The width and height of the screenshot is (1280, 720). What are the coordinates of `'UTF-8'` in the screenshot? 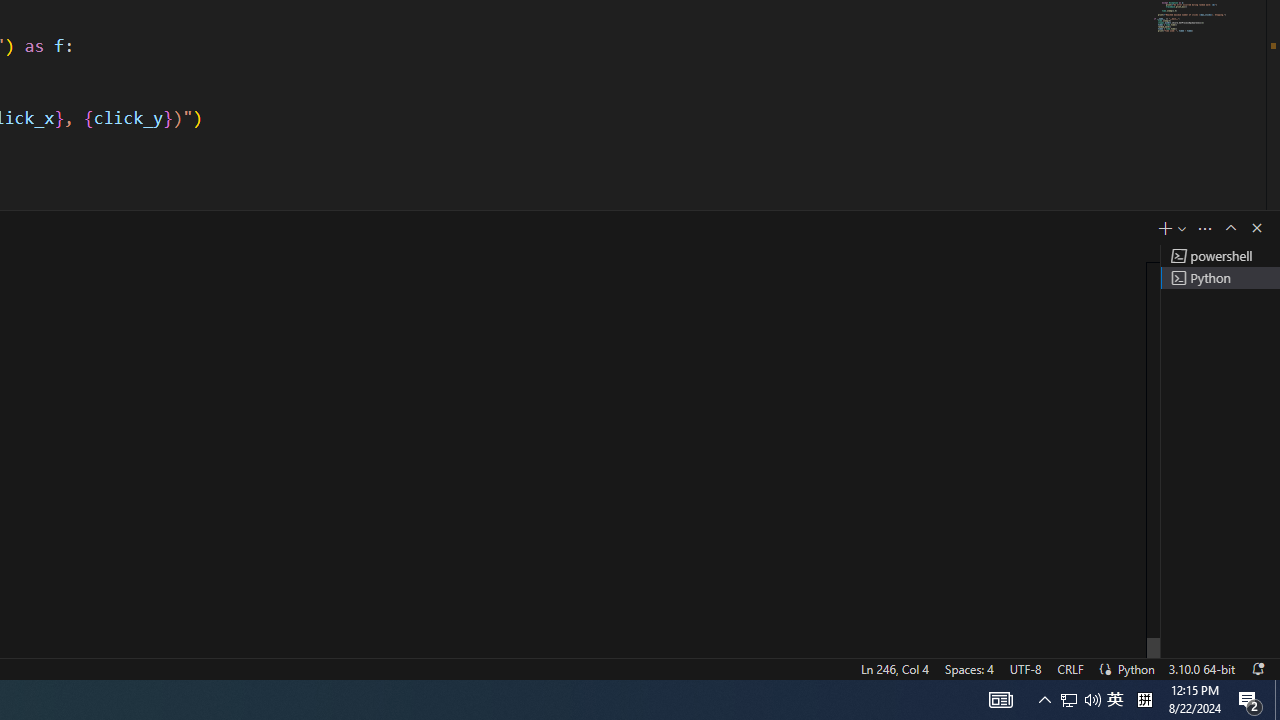 It's located at (1025, 668).